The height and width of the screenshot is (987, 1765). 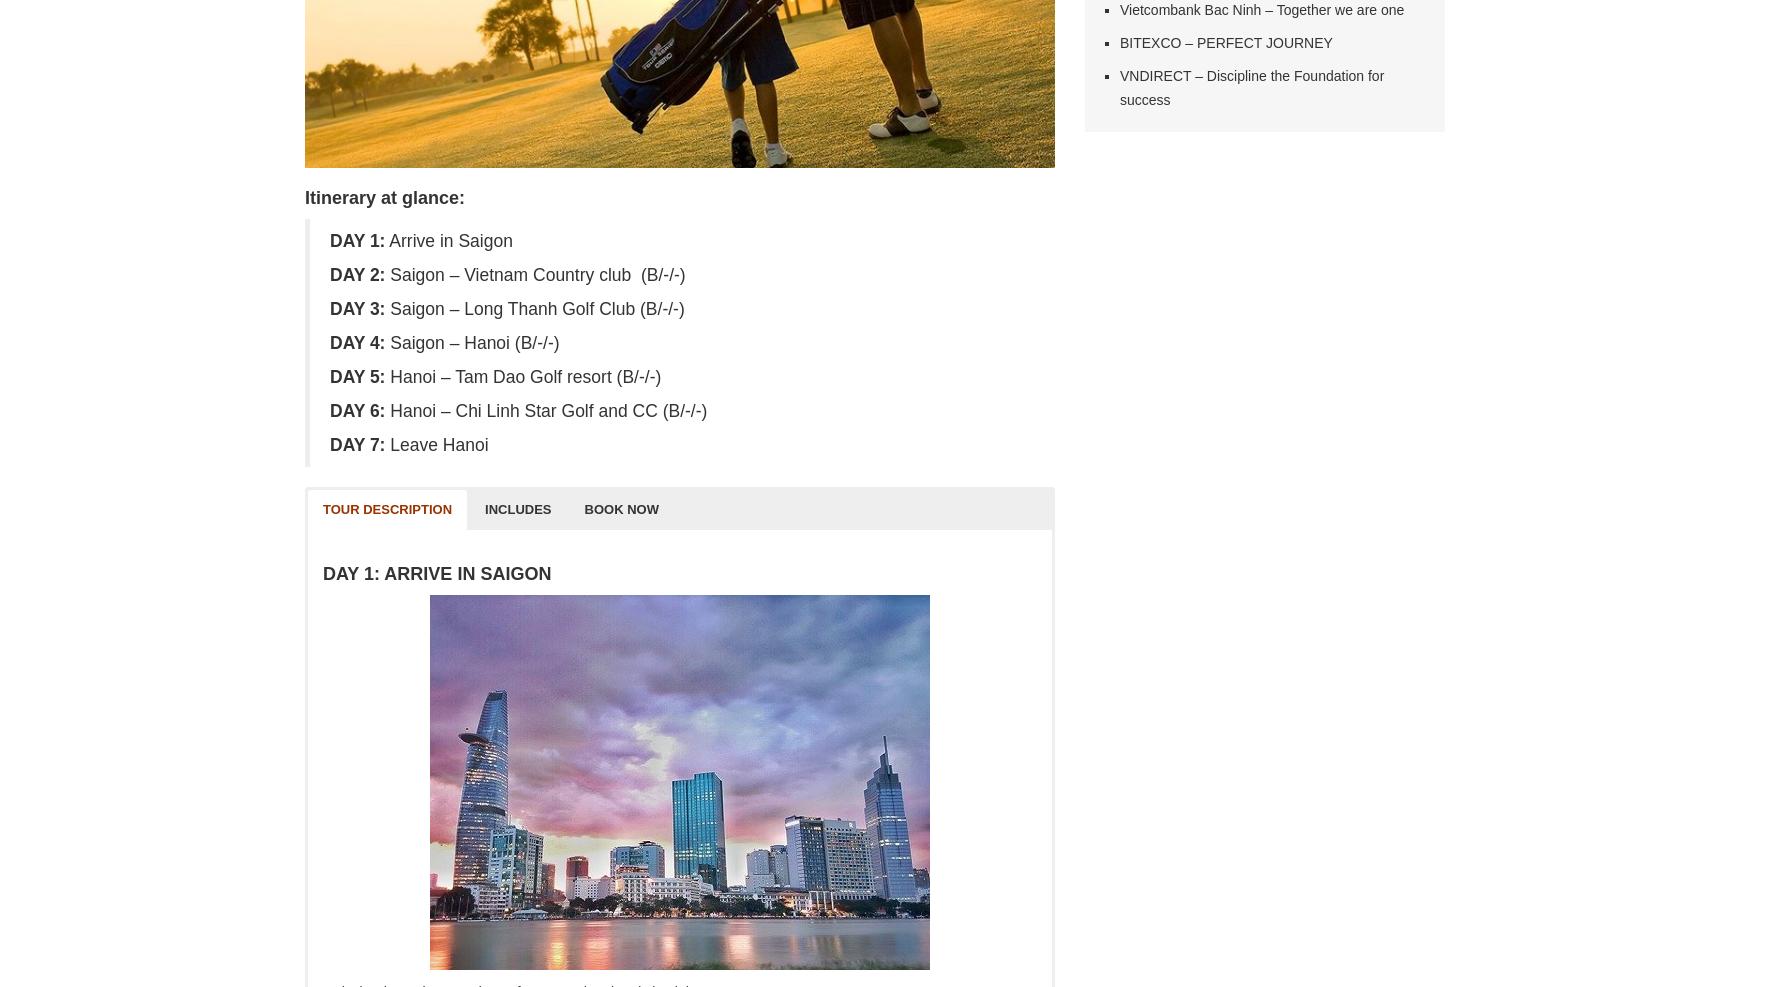 I want to click on 'Itinerary at glance:', so click(x=383, y=196).